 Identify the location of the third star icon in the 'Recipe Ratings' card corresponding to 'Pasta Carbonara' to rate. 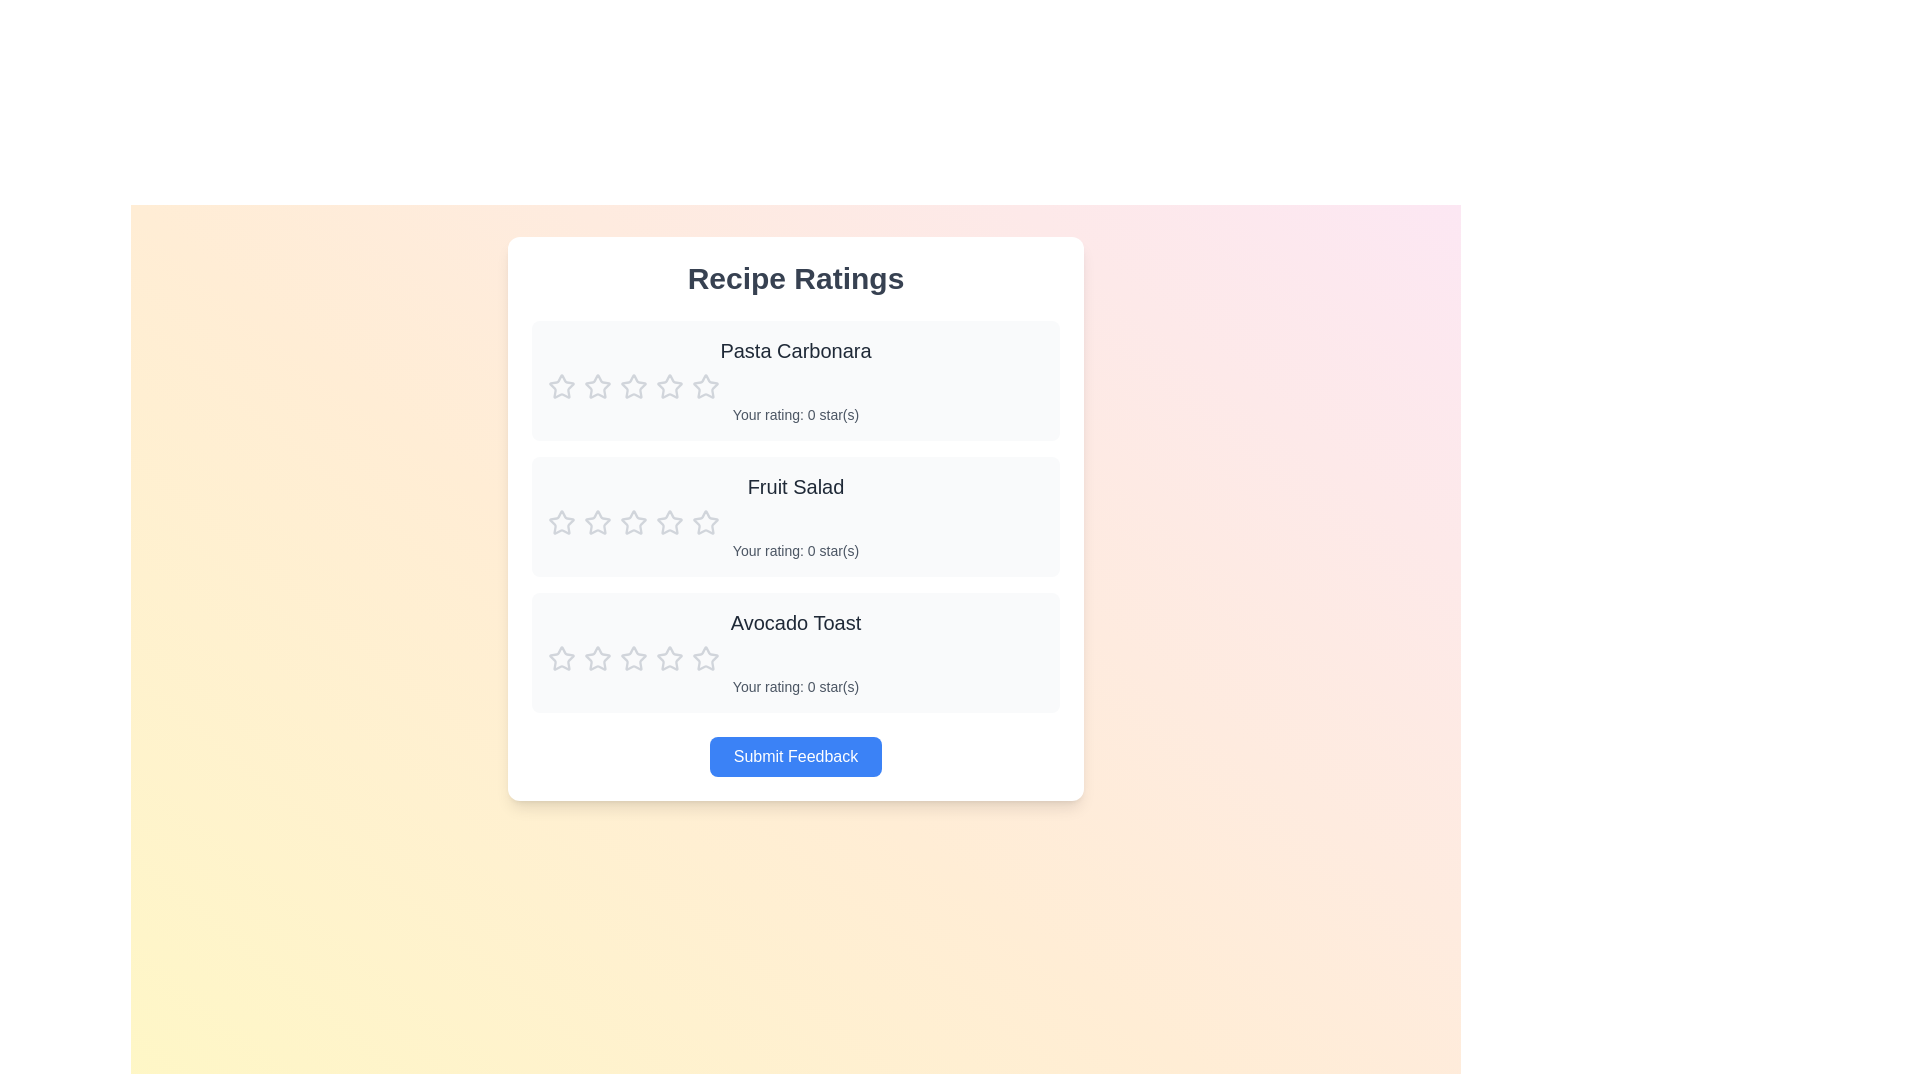
(670, 386).